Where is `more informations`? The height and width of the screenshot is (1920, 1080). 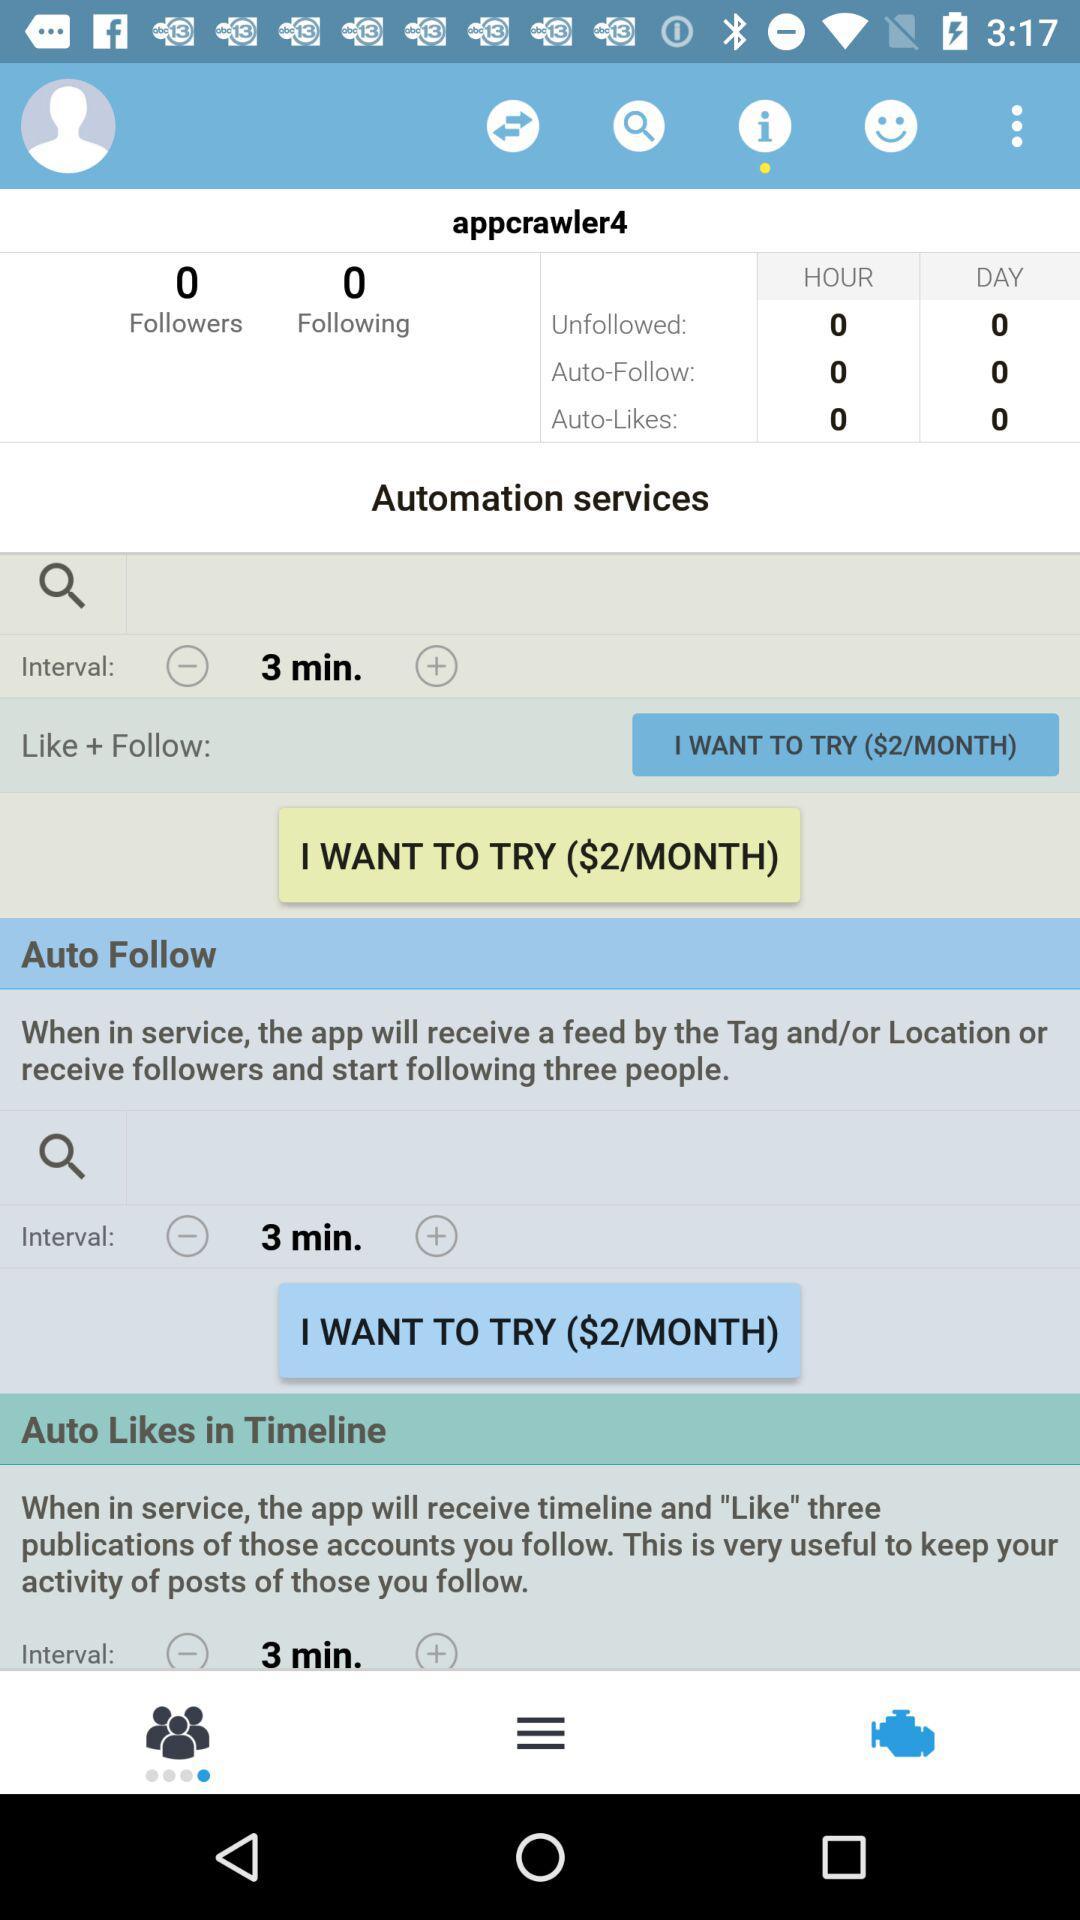
more informations is located at coordinates (764, 124).